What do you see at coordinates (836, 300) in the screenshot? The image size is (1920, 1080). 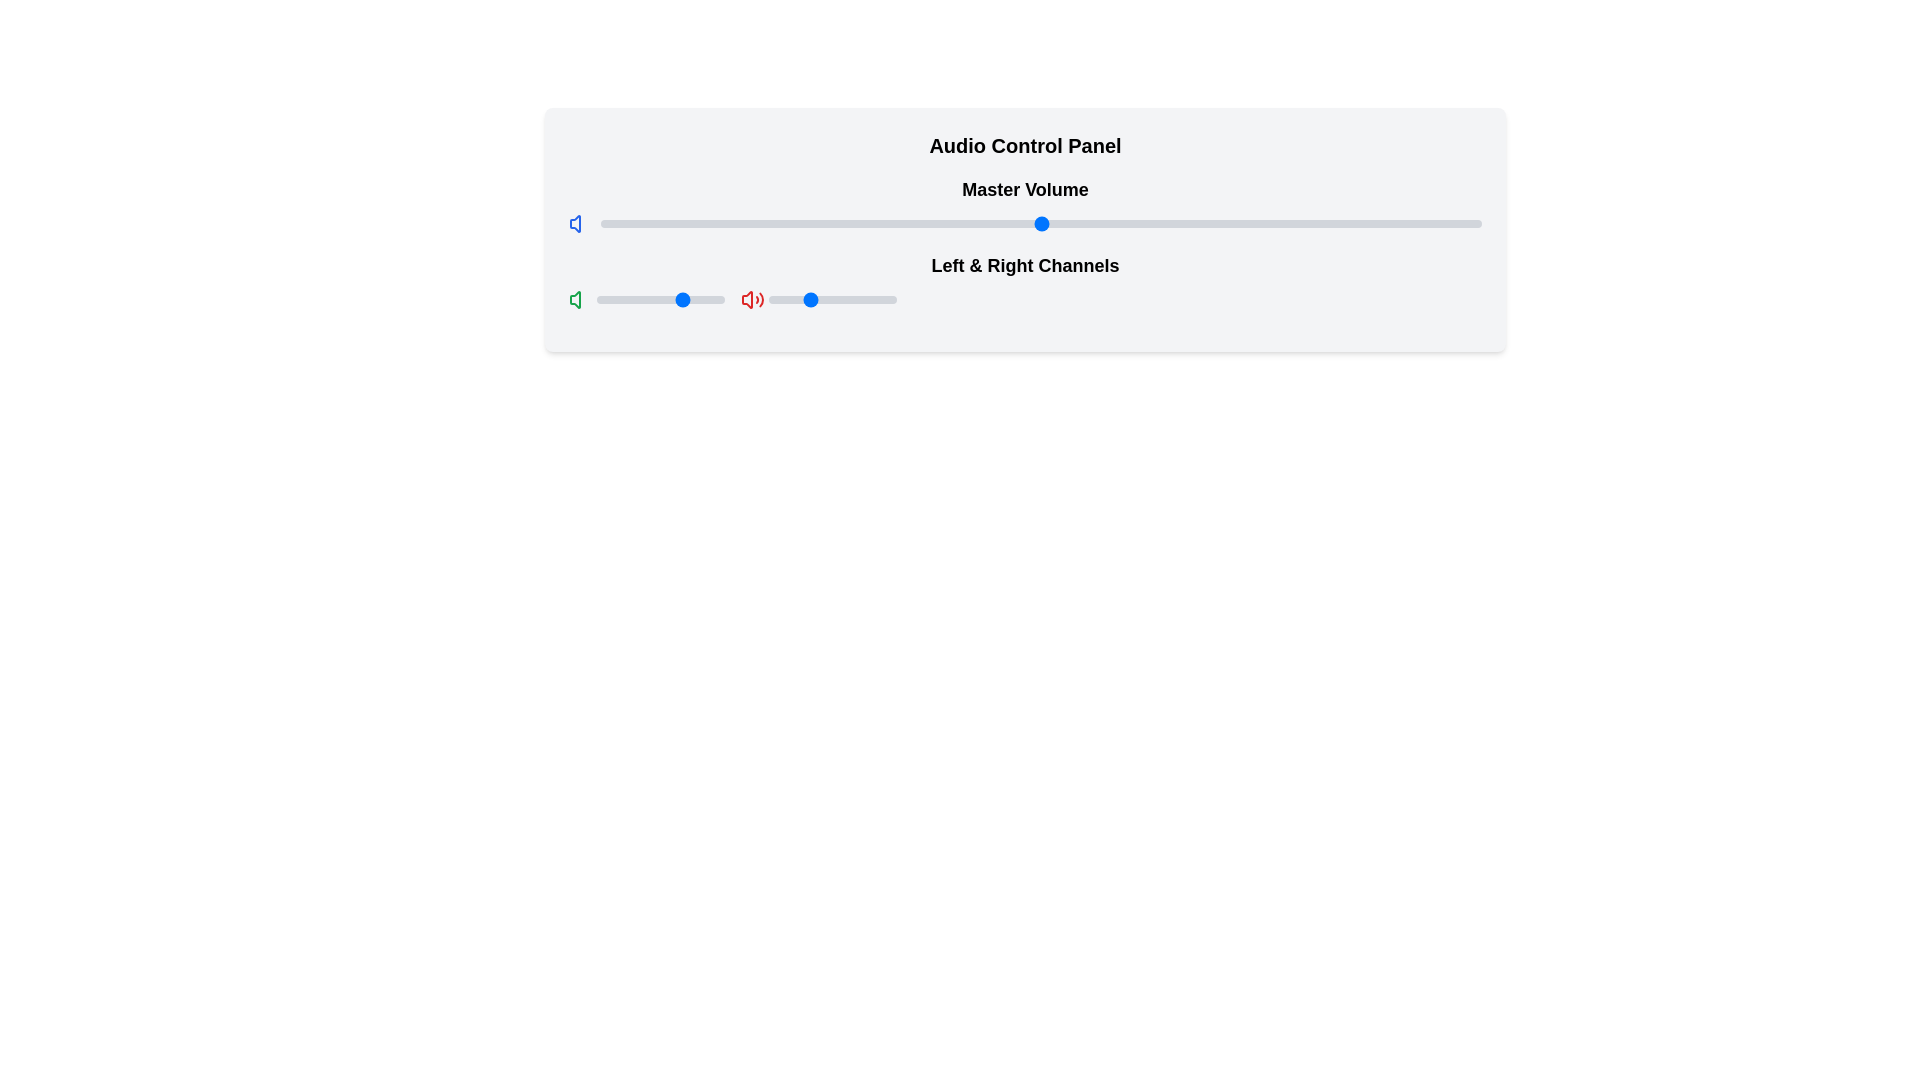 I see `the balance of left and right audio channels` at bounding box center [836, 300].